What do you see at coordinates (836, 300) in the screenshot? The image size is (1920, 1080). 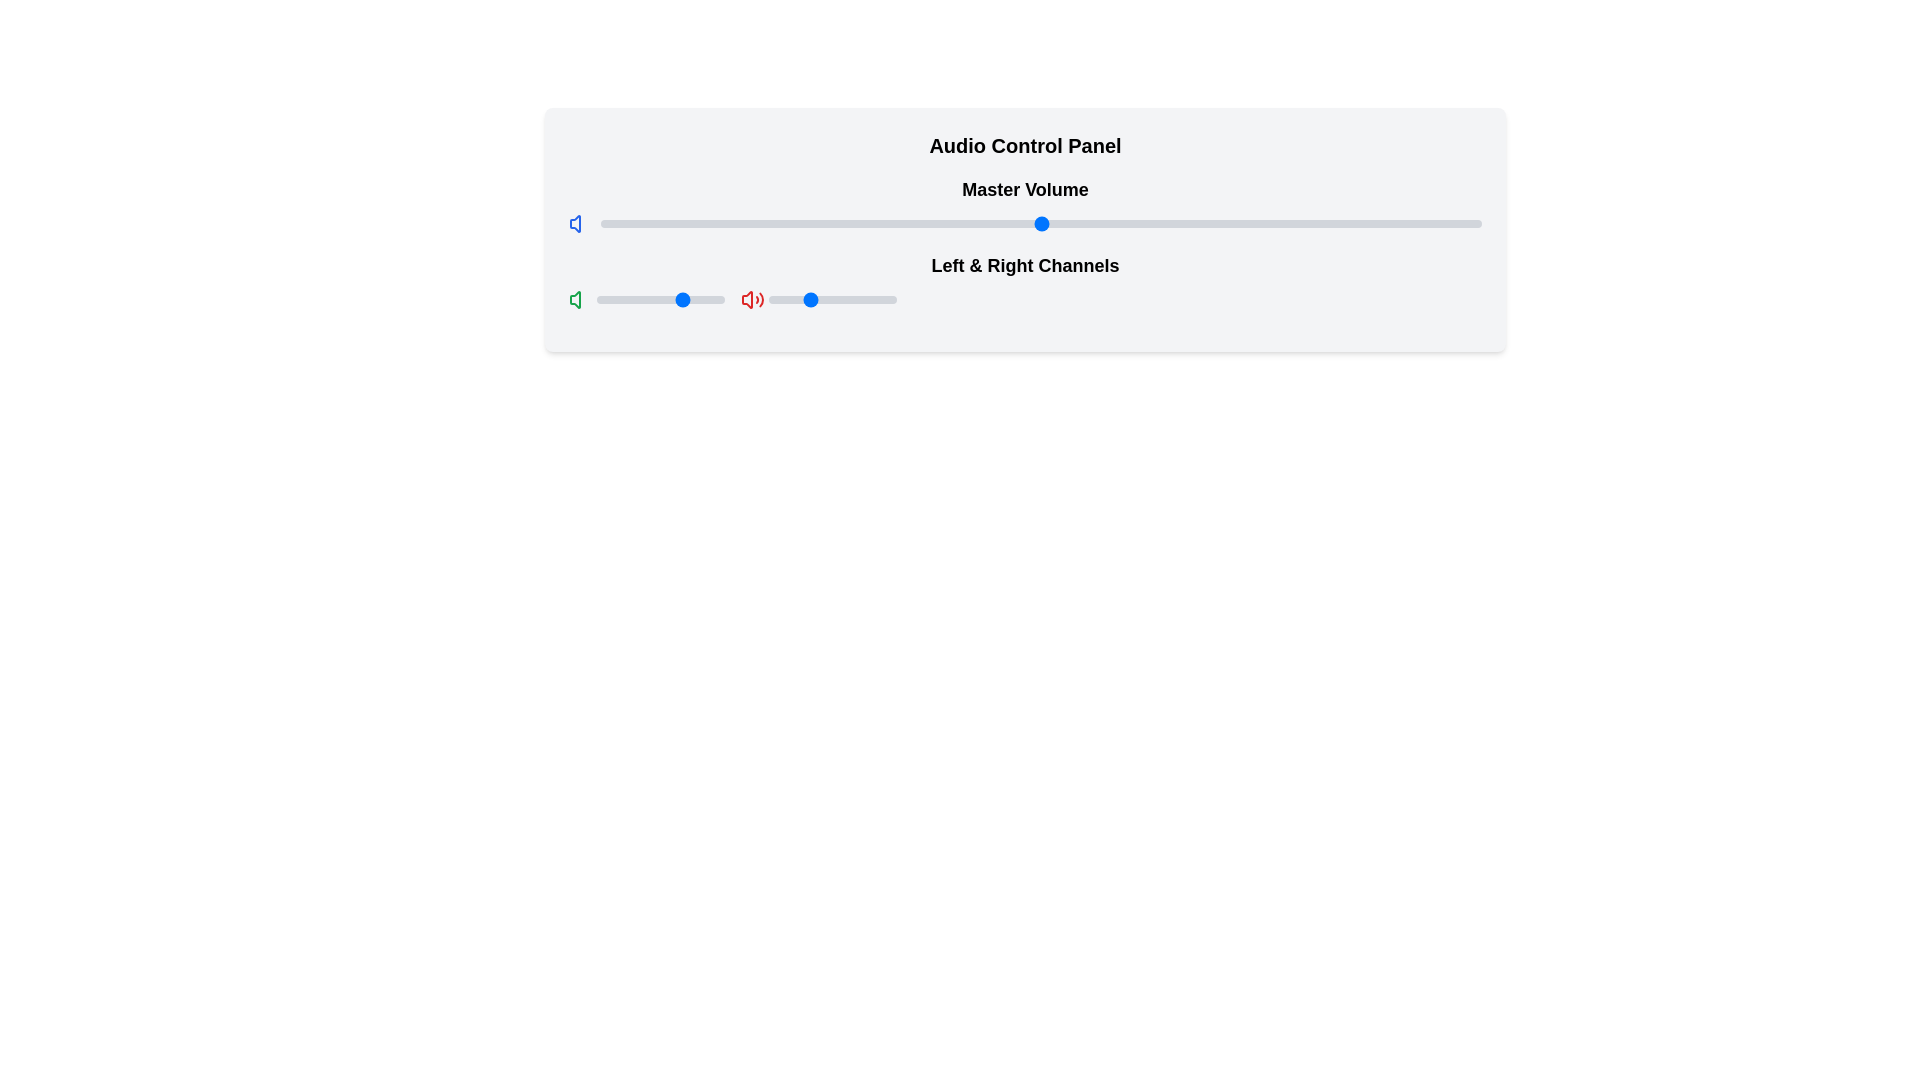 I see `the balance of left and right audio channels` at bounding box center [836, 300].